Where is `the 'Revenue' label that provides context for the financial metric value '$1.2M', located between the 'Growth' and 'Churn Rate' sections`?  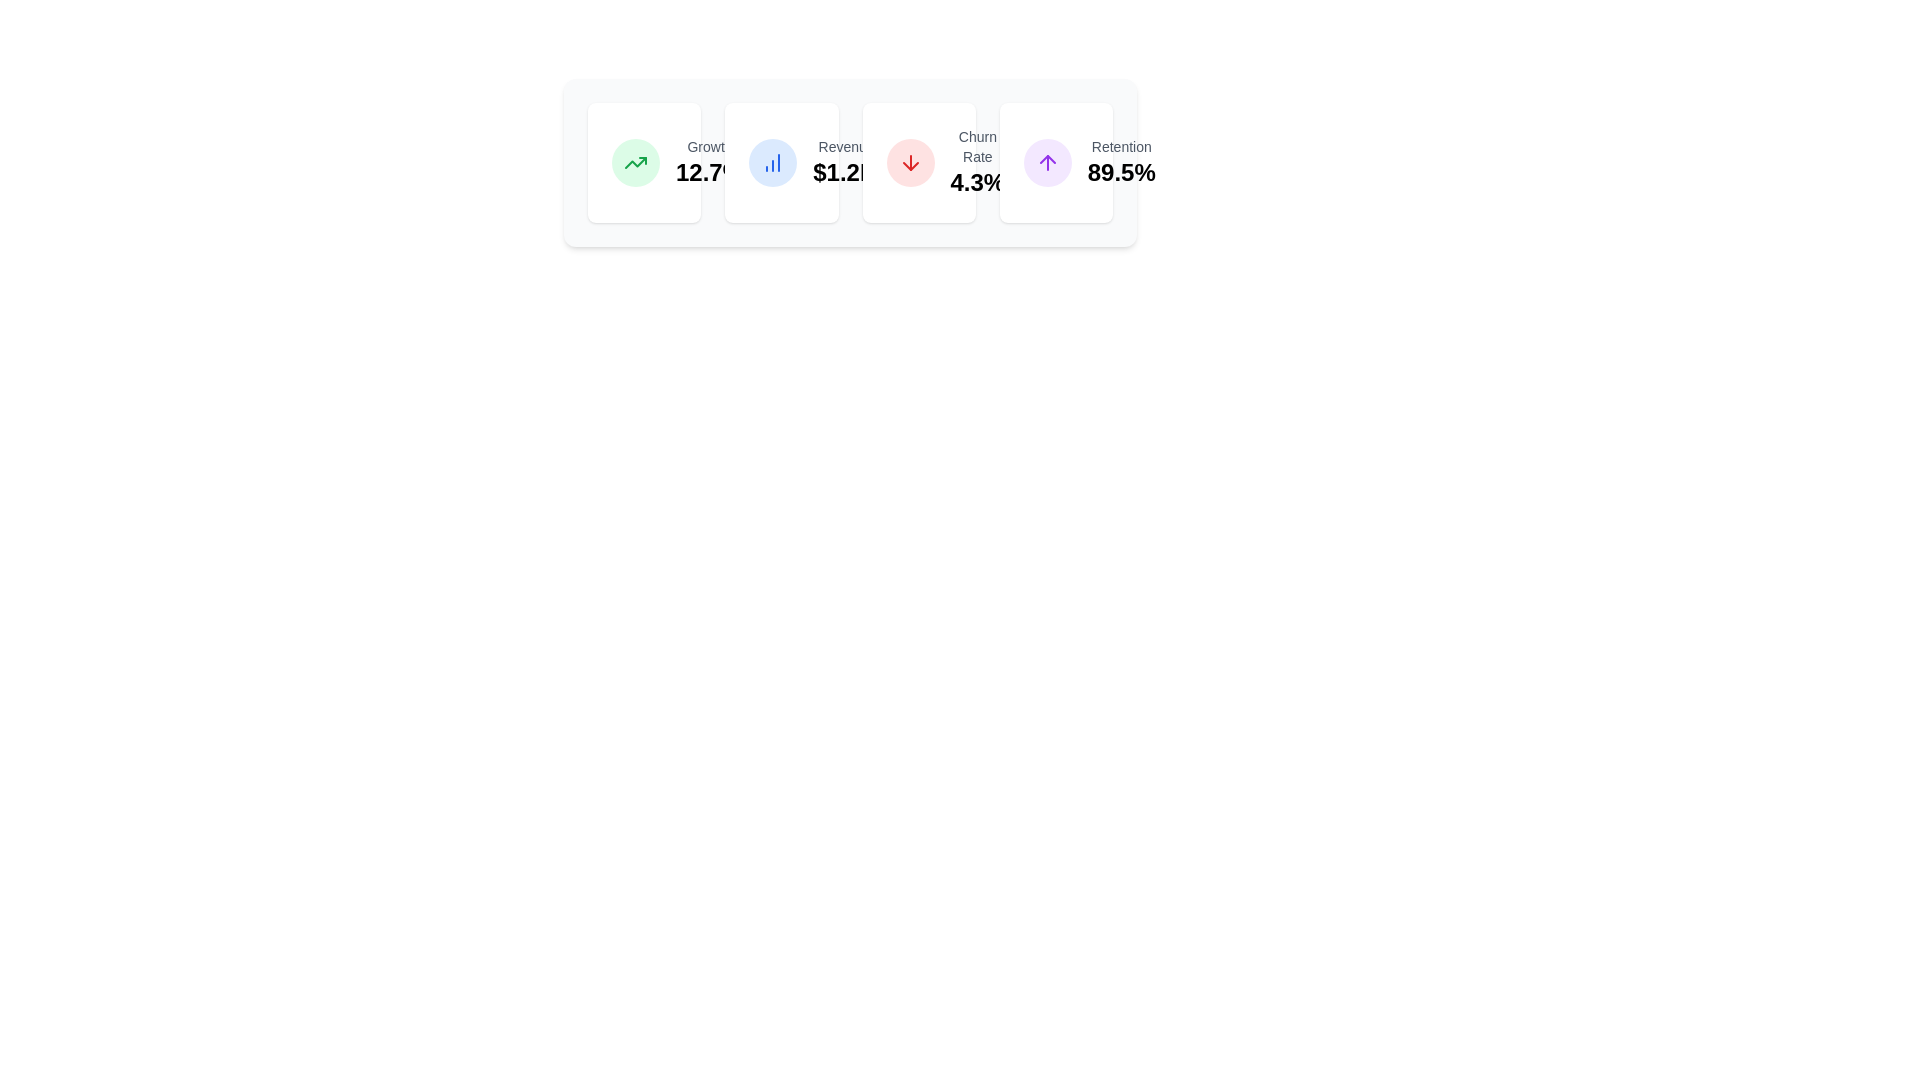
the 'Revenue' label that provides context for the financial metric value '$1.2M', located between the 'Growth' and 'Churn Rate' sections is located at coordinates (846, 145).